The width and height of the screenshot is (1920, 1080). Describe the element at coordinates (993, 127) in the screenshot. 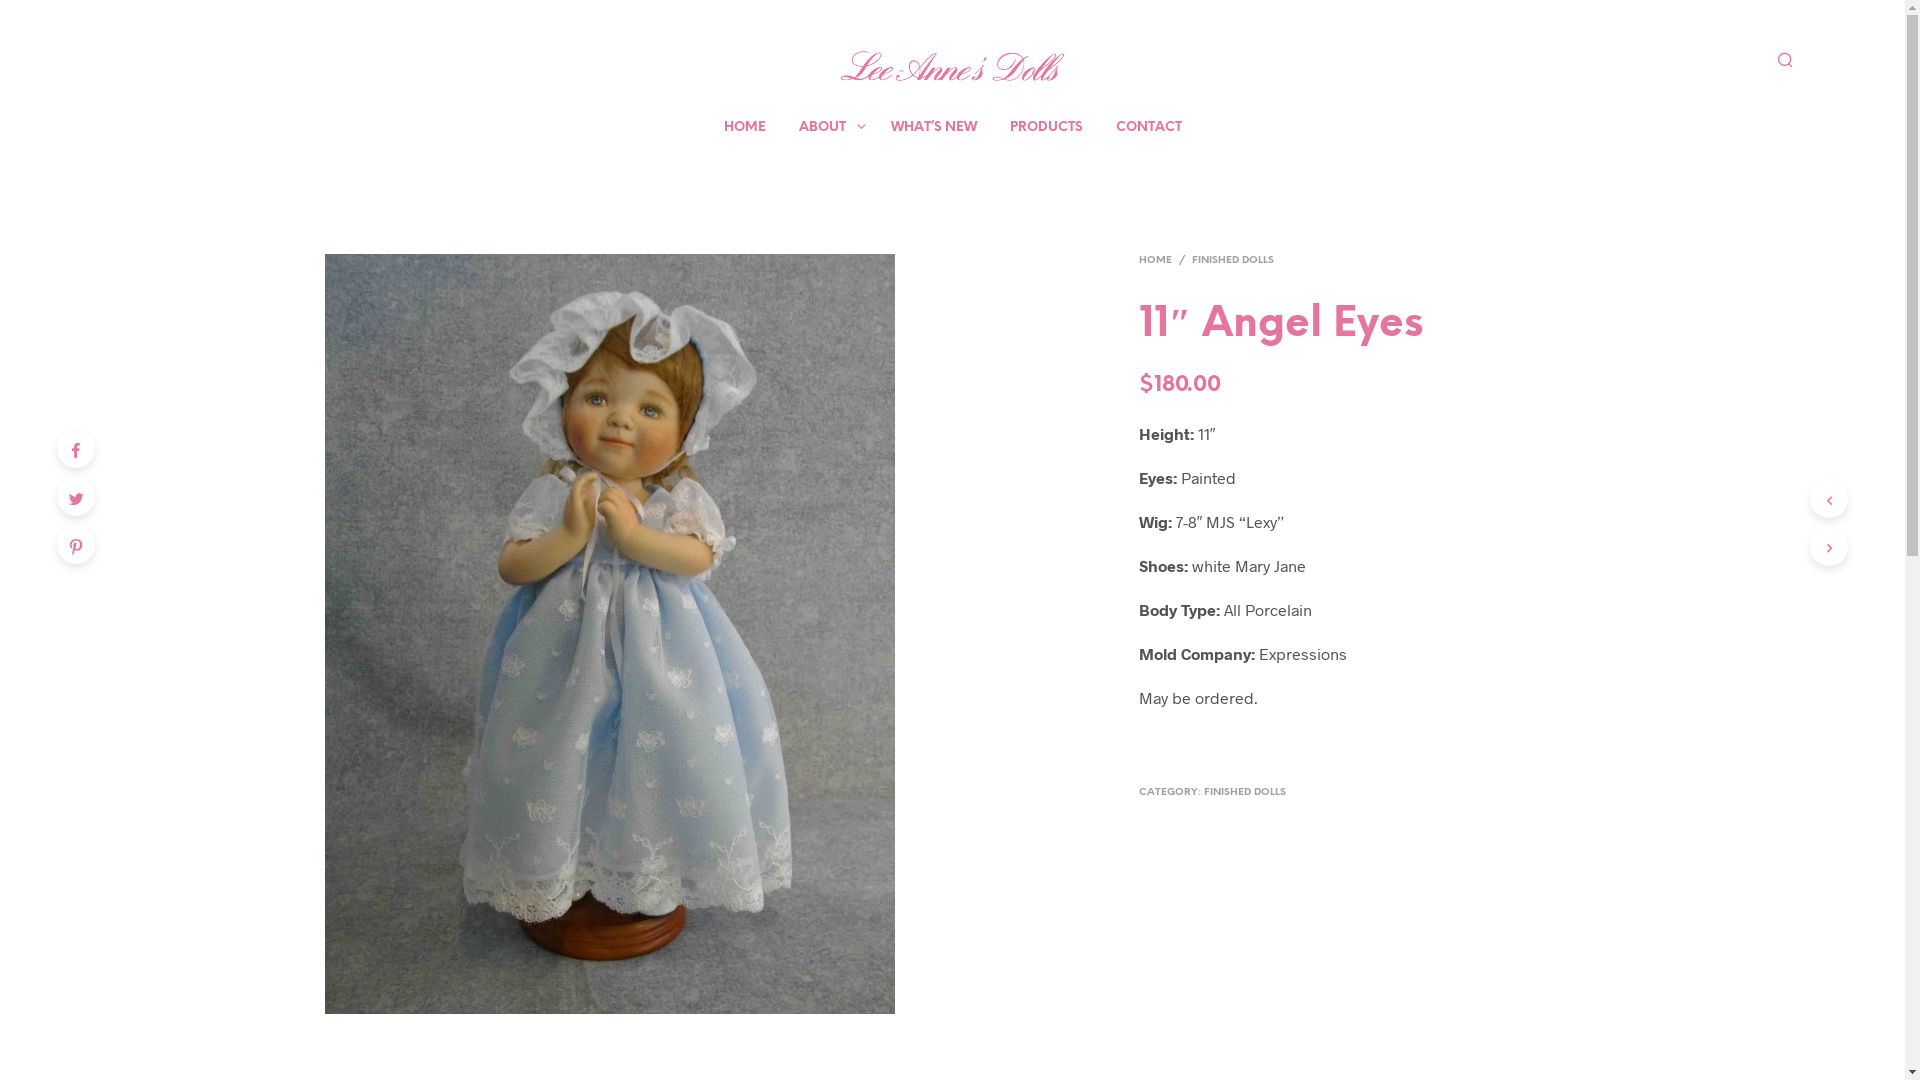

I see `'PRODUCTS'` at that location.